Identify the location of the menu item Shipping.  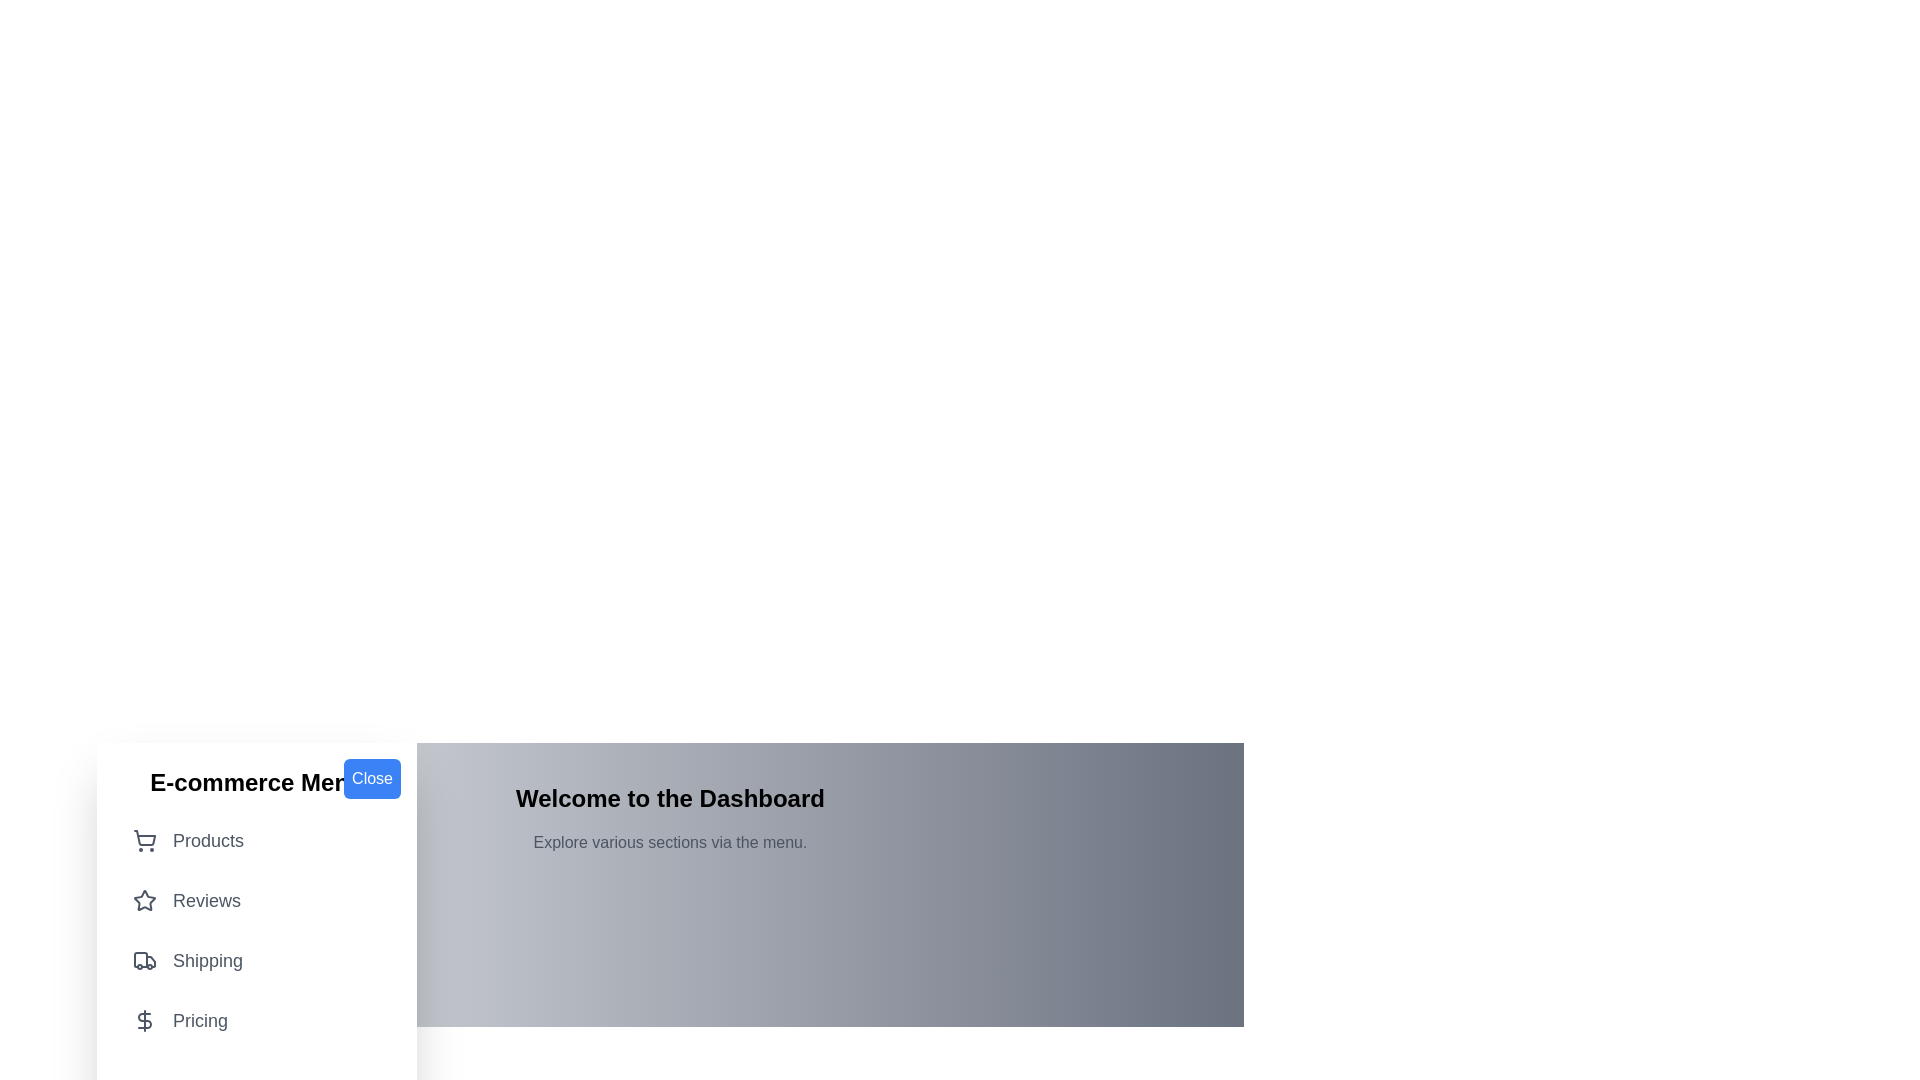
(256, 959).